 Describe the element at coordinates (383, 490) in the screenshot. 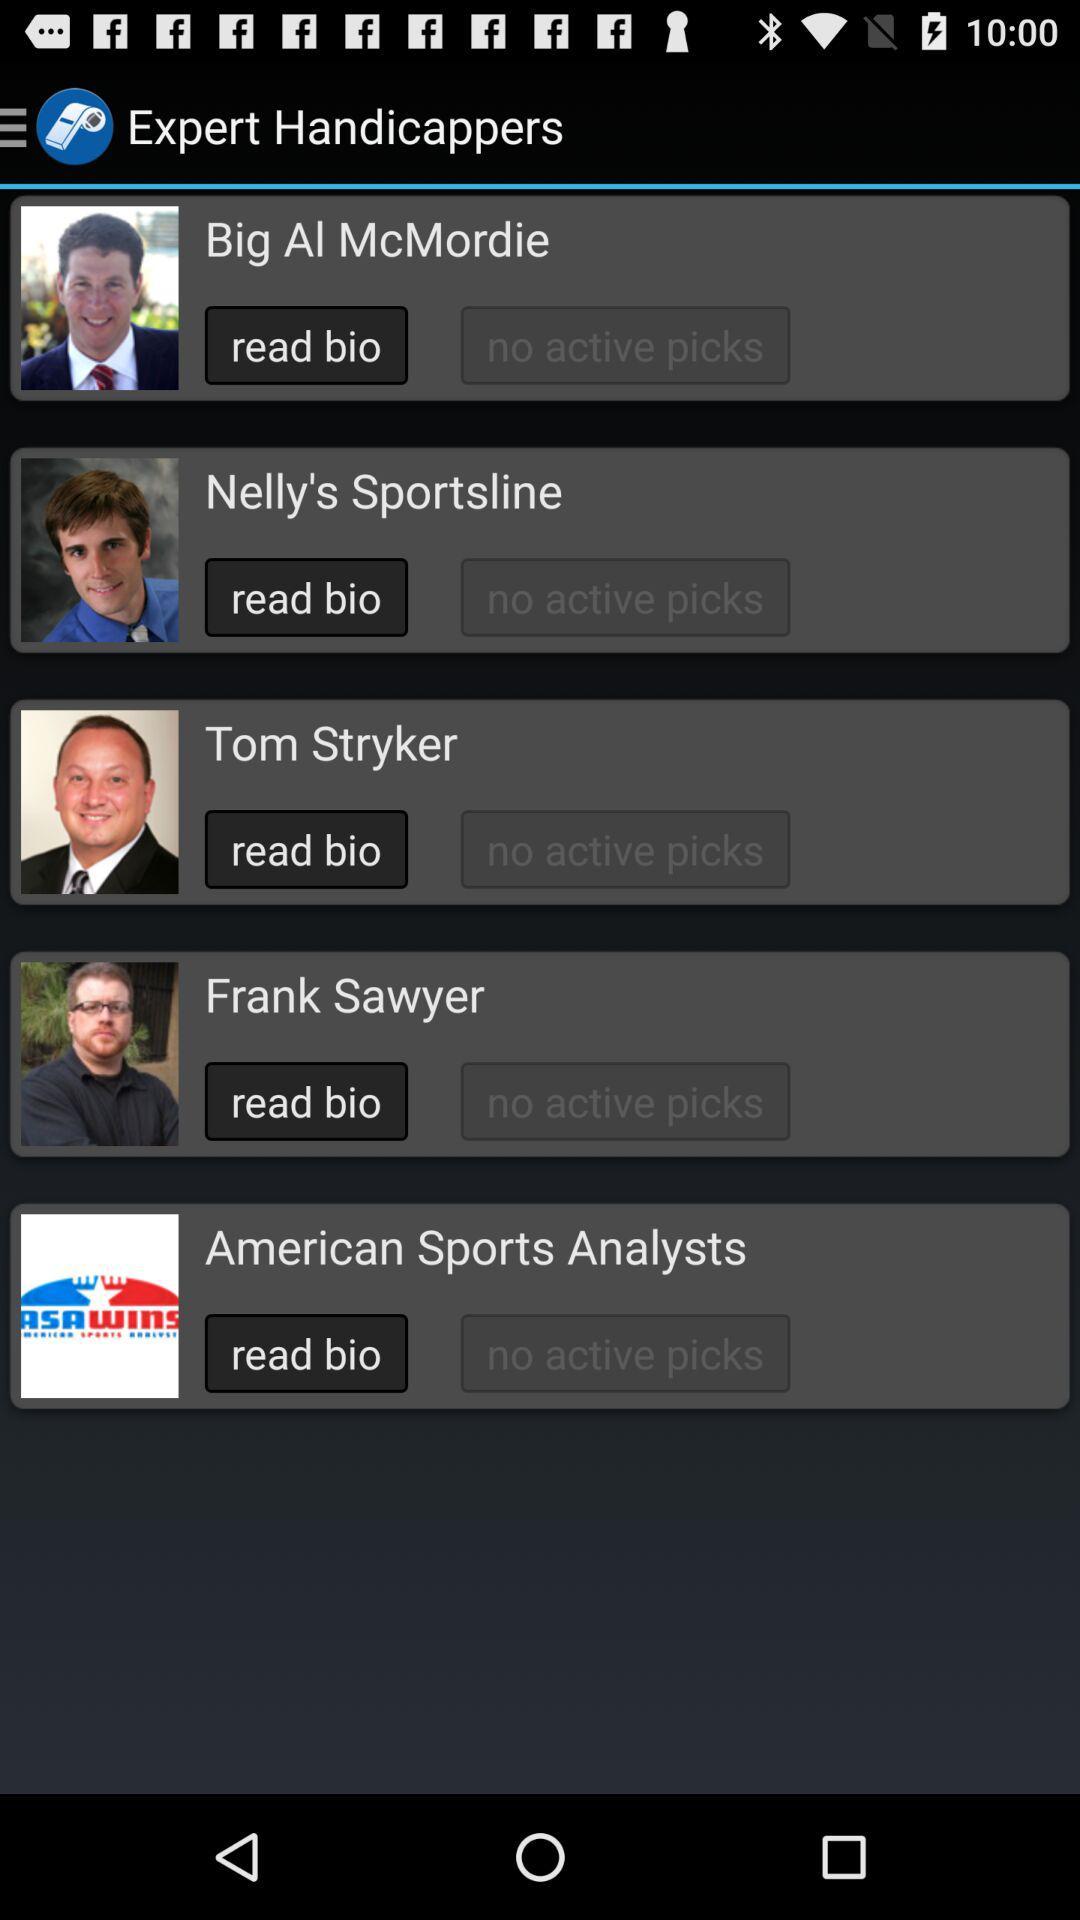

I see `item above the read bio icon` at that location.